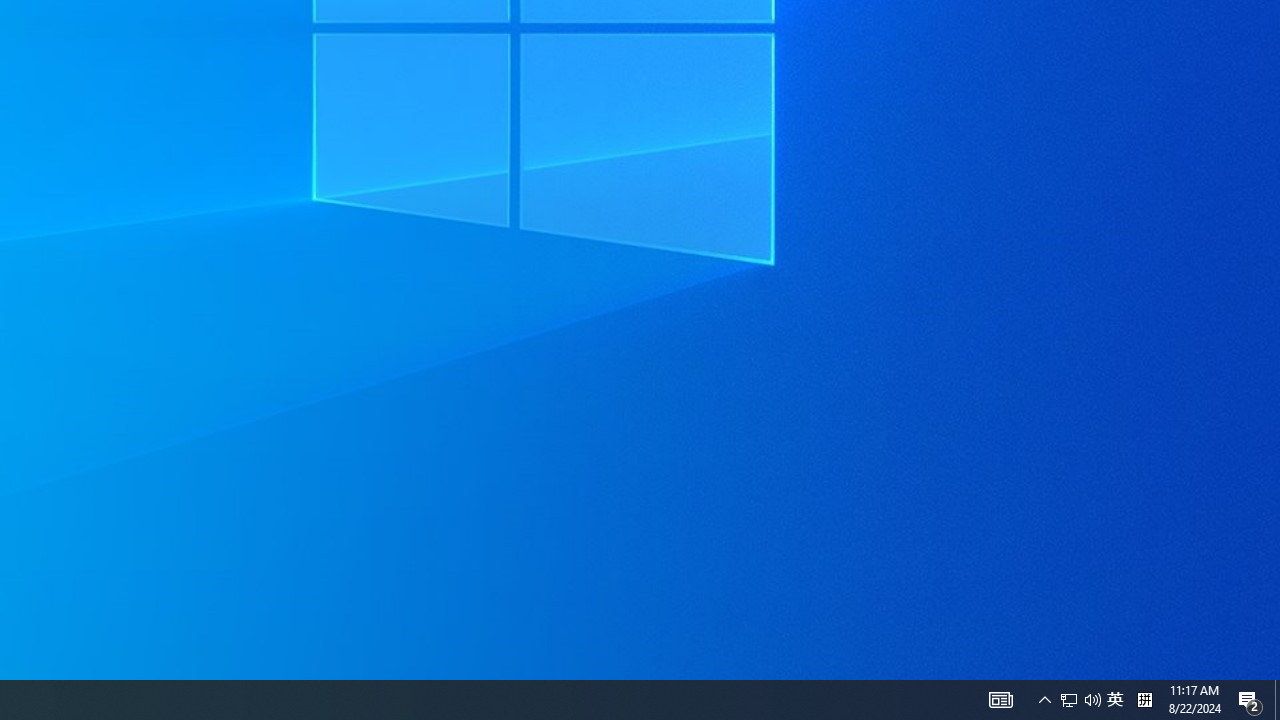 This screenshot has width=1280, height=720. What do you see at coordinates (1044, 698) in the screenshot?
I see `'Notification Chevron'` at bounding box center [1044, 698].